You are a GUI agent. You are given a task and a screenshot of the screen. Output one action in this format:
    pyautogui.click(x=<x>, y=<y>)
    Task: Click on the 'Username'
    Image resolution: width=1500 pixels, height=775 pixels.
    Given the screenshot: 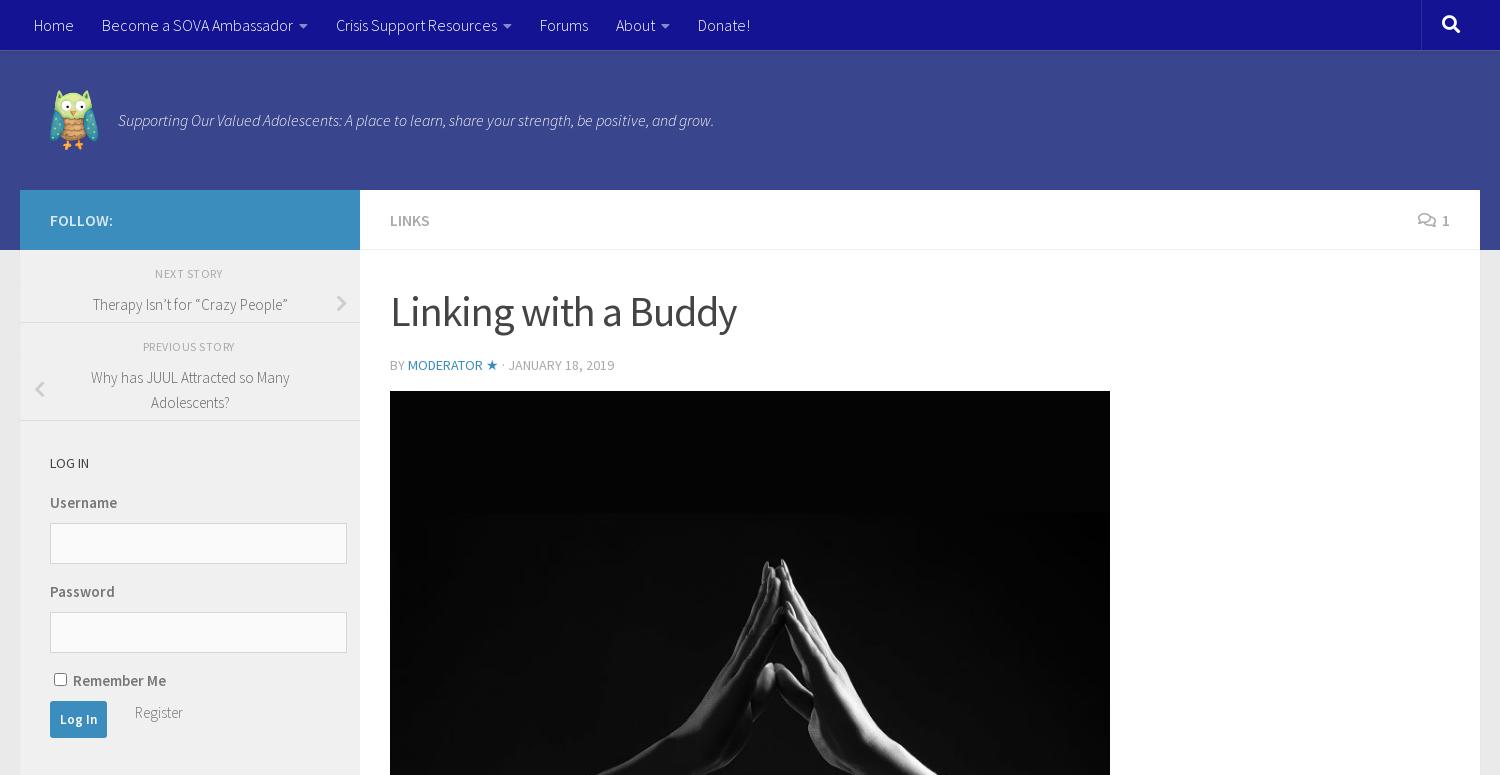 What is the action you would take?
    pyautogui.click(x=82, y=500)
    